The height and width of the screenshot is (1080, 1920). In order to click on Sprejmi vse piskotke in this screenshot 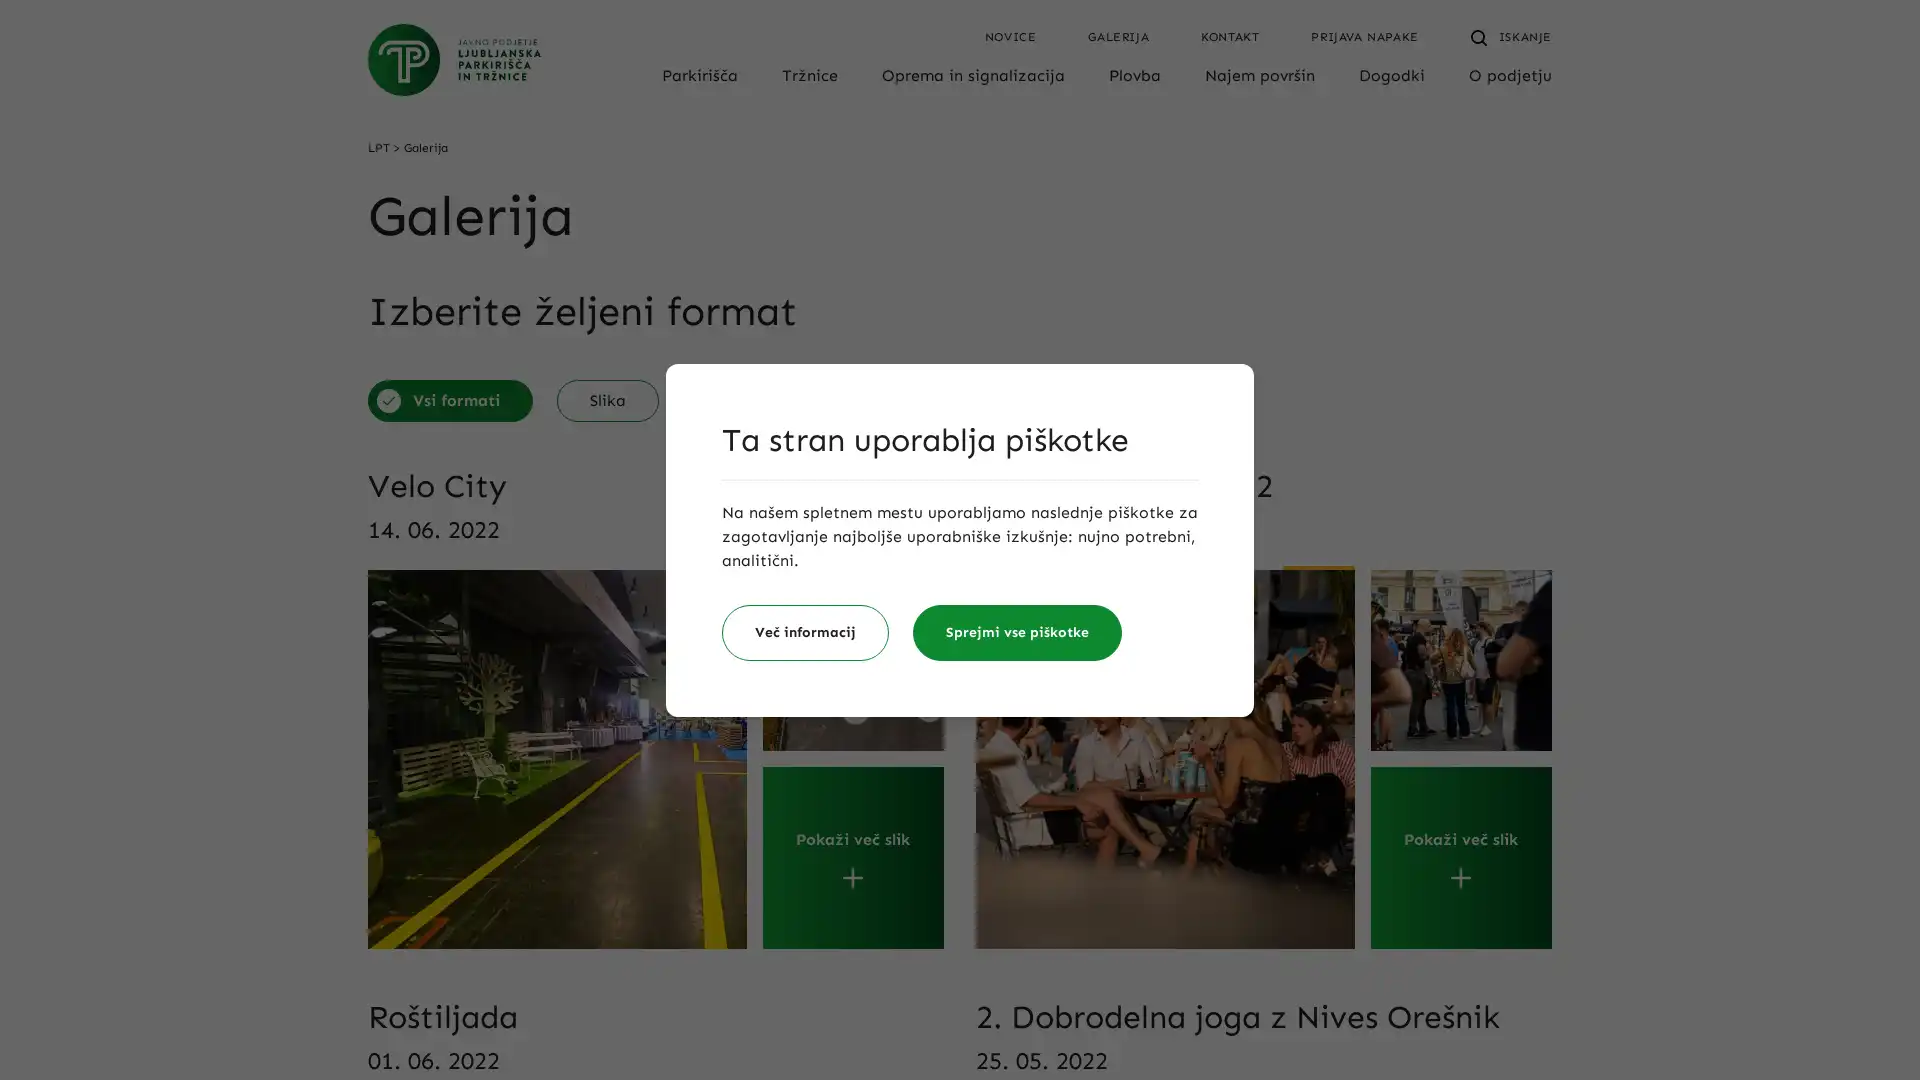, I will do `click(1017, 632)`.